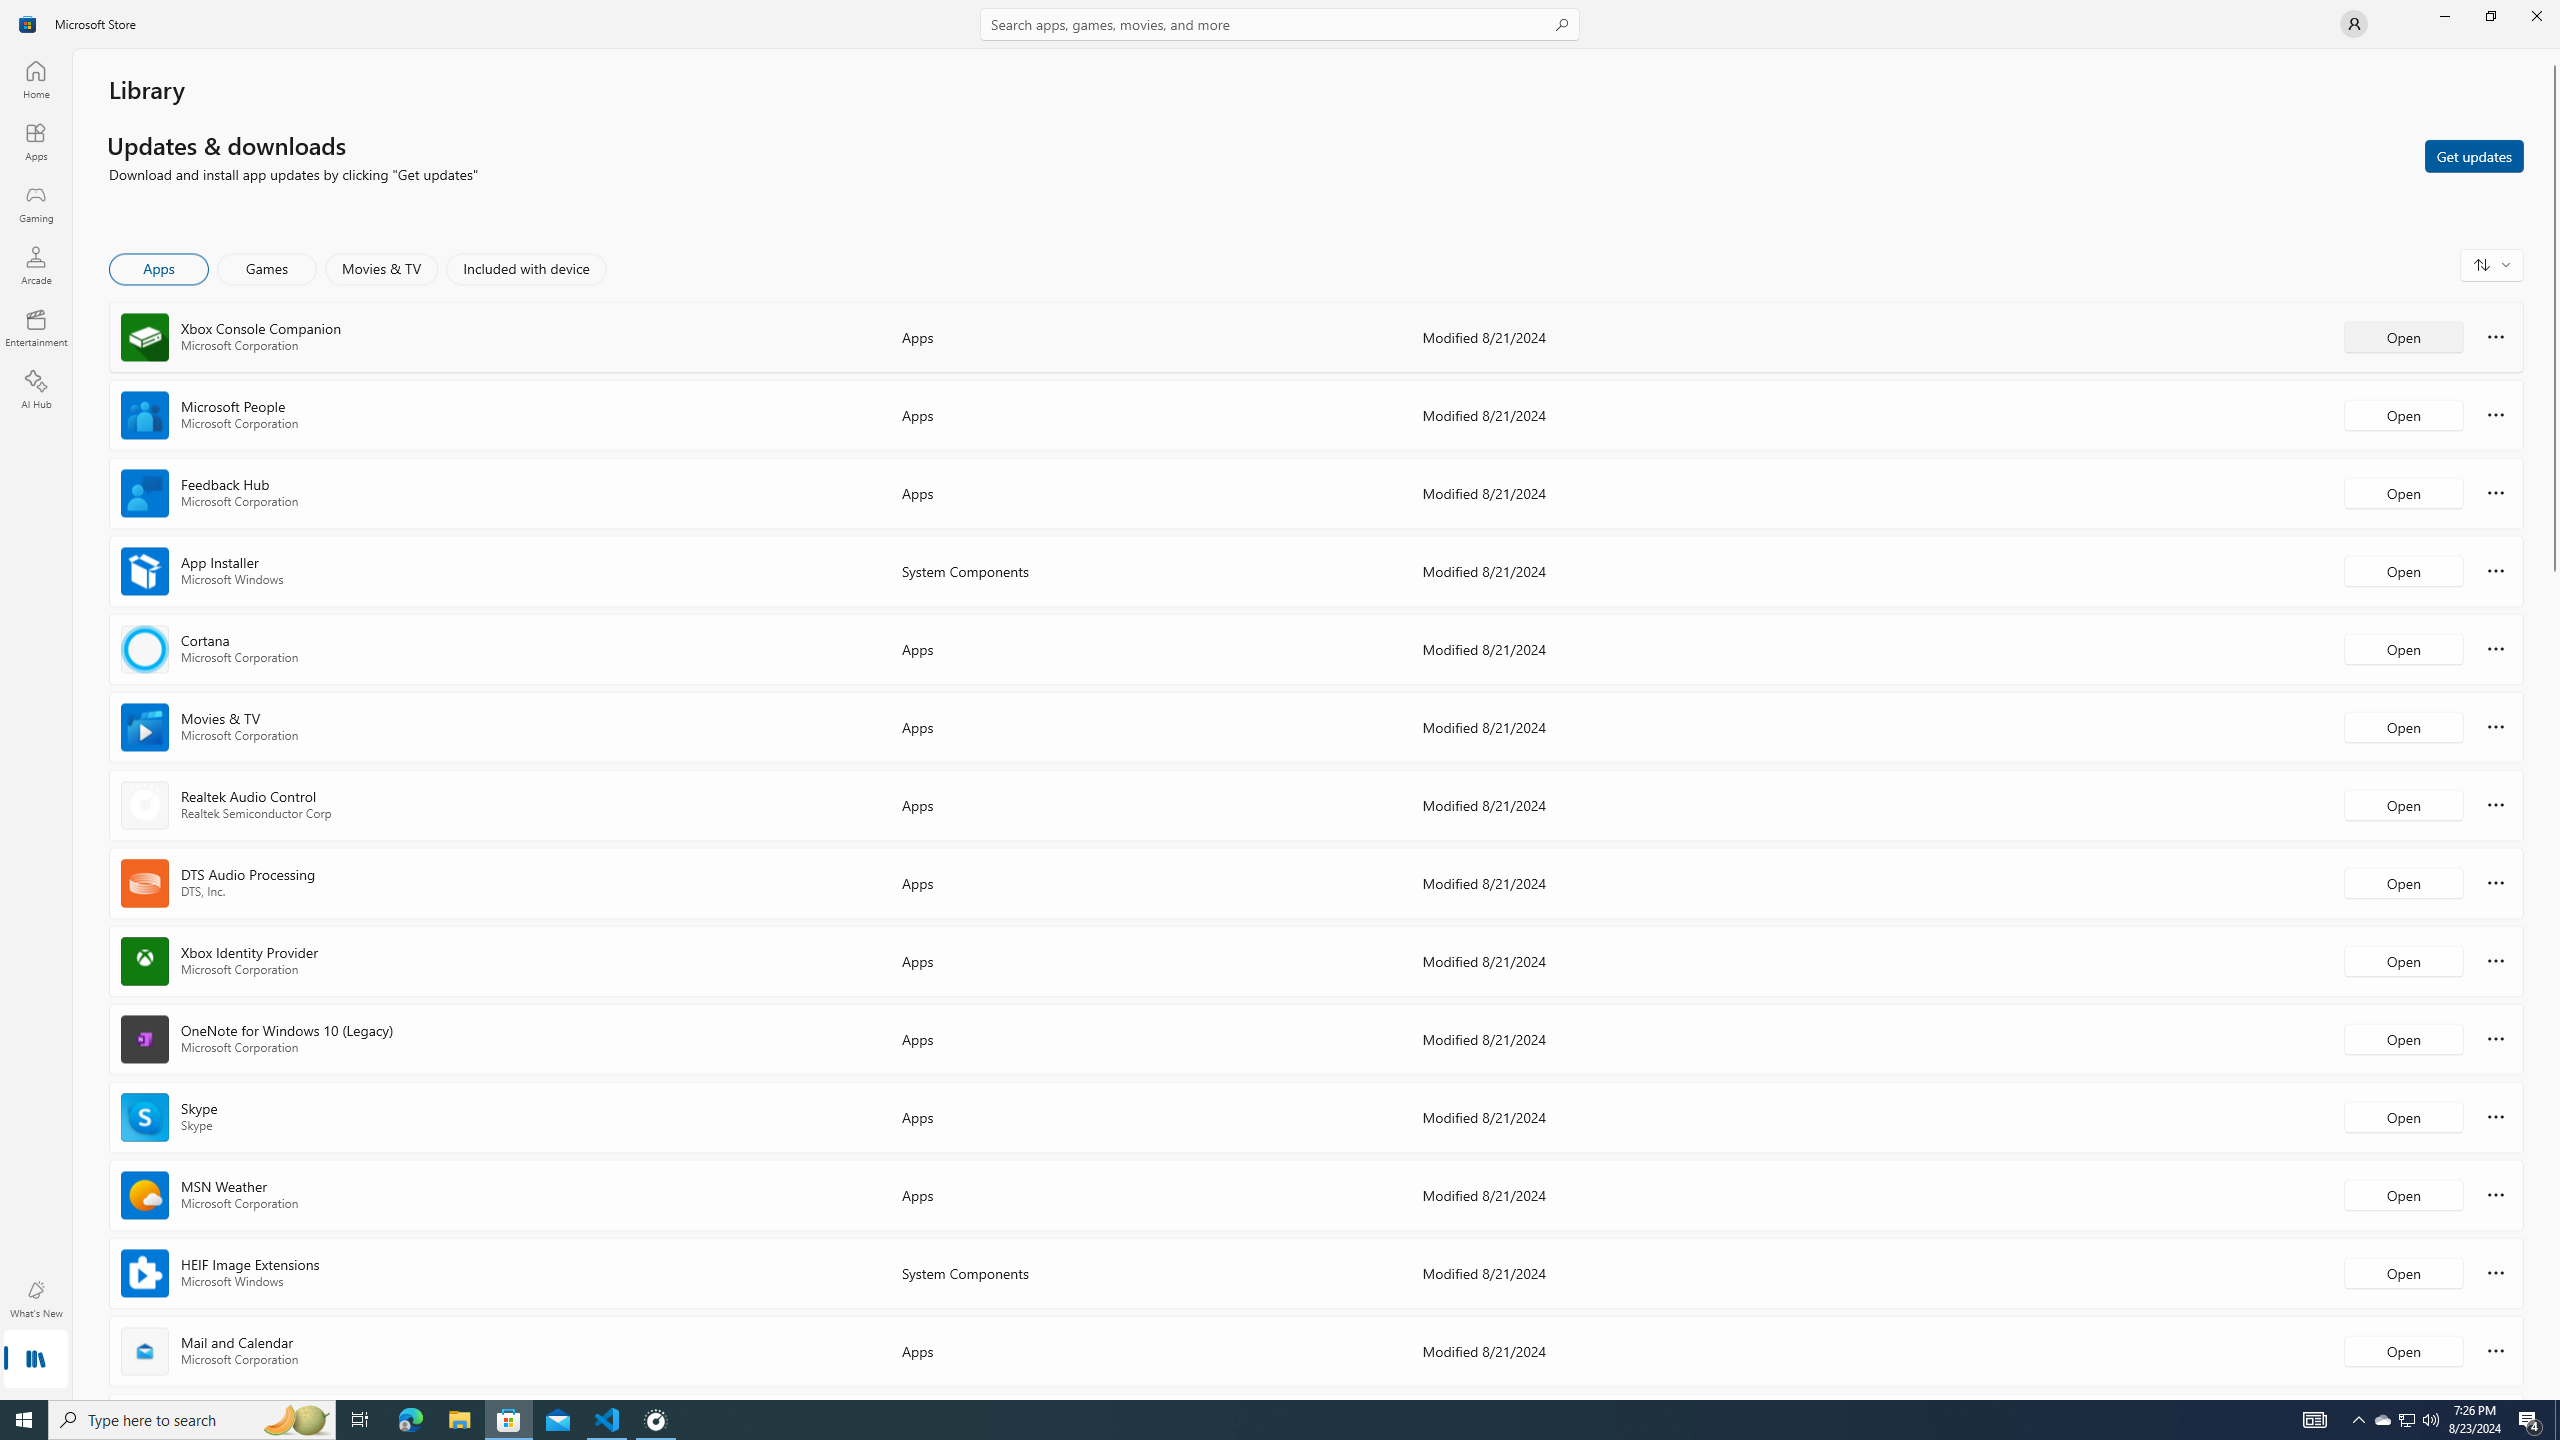 The width and height of the screenshot is (2560, 1440). Describe the element at coordinates (34, 1298) in the screenshot. I see `'What'` at that location.